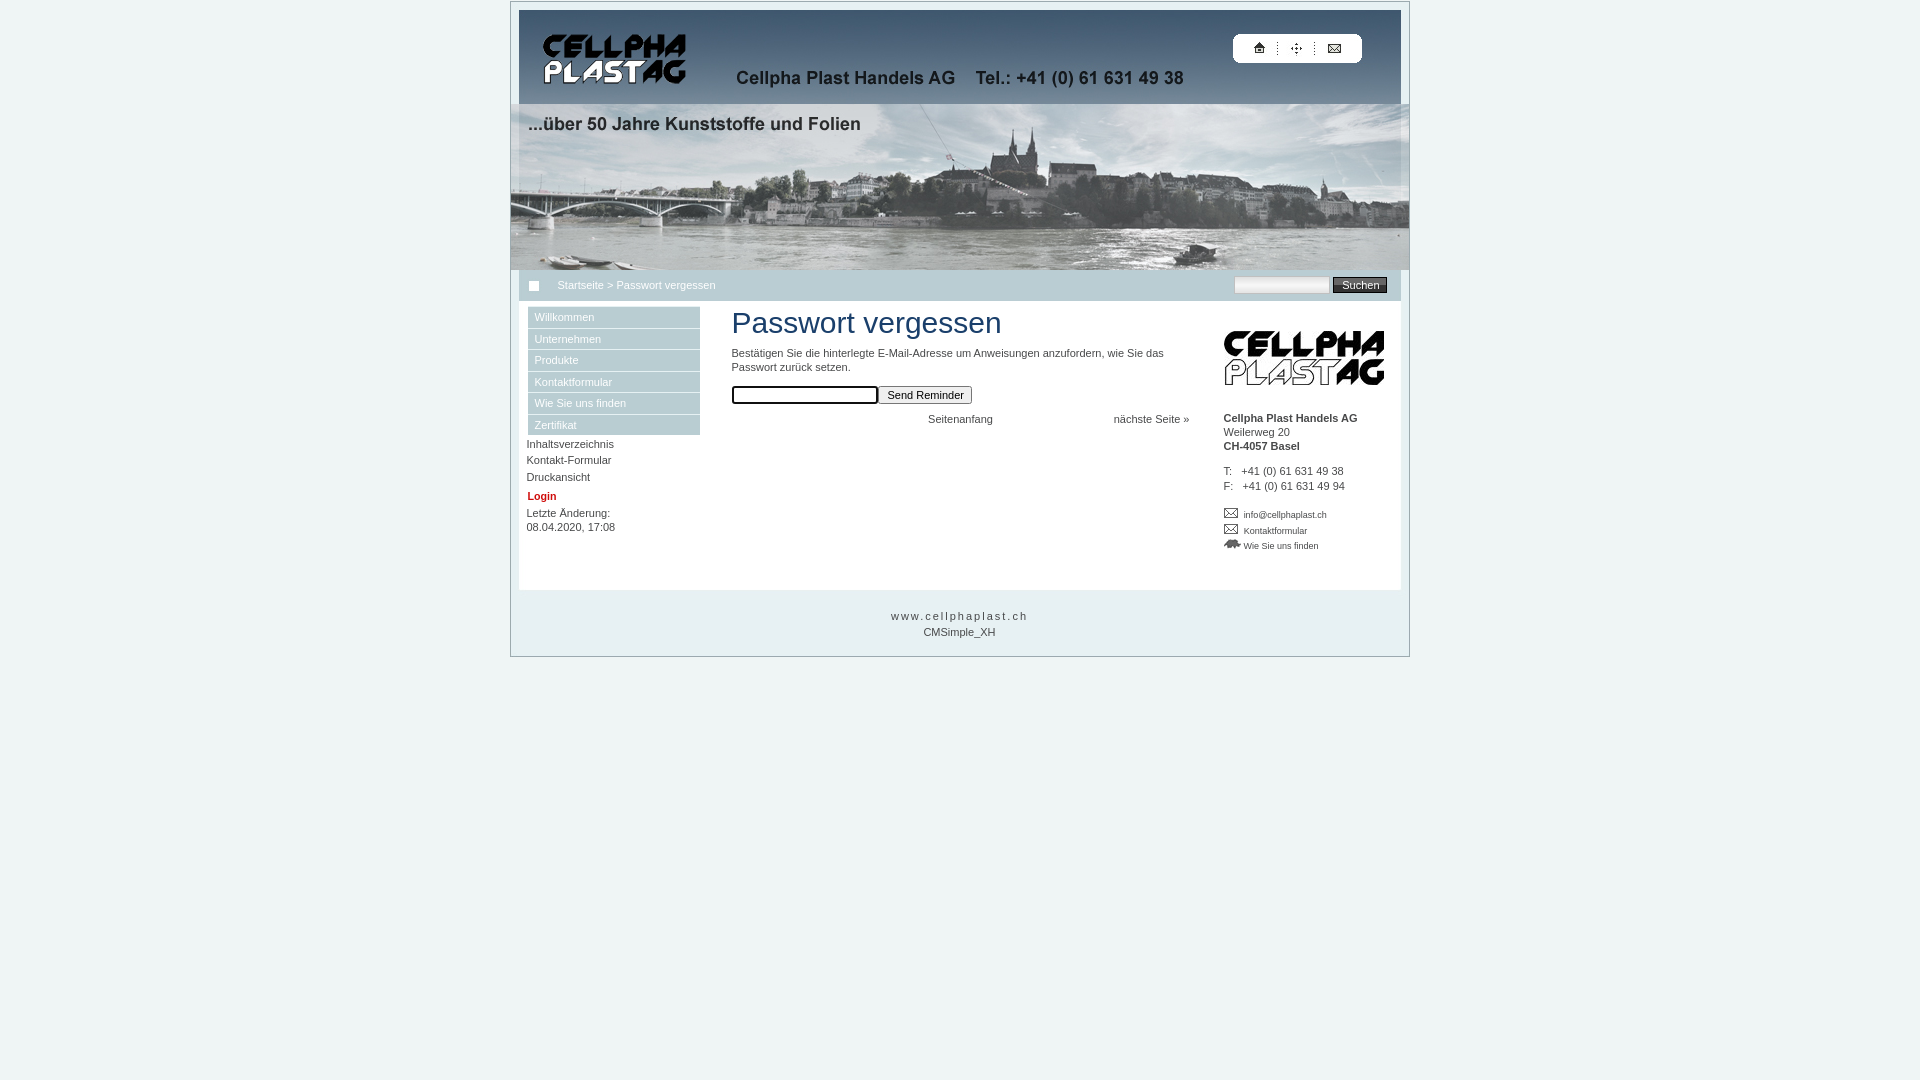 The image size is (1920, 1080). What do you see at coordinates (613, 381) in the screenshot?
I see `'Kontaktformular'` at bounding box center [613, 381].